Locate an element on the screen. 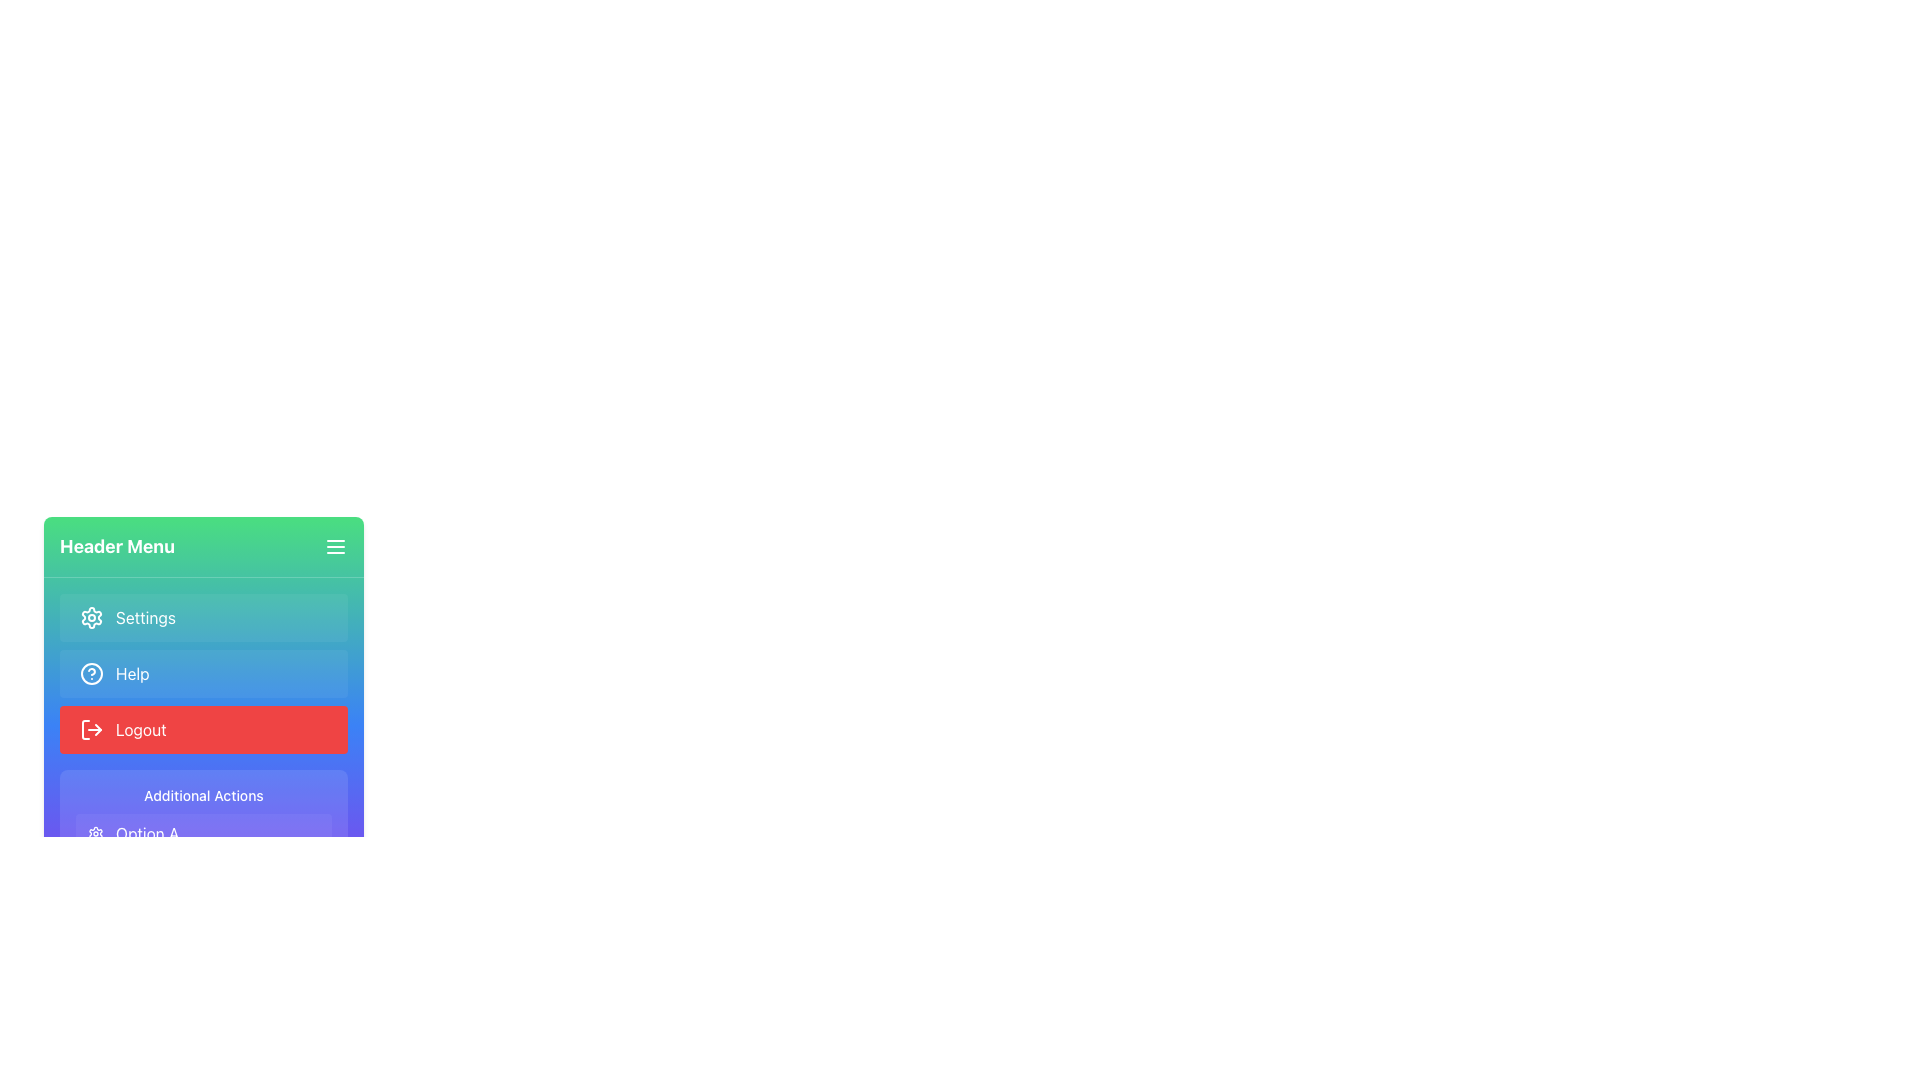  the gear icon in the settings button located in the topmost option row of the left-aligned menu panel is located at coordinates (90, 616).